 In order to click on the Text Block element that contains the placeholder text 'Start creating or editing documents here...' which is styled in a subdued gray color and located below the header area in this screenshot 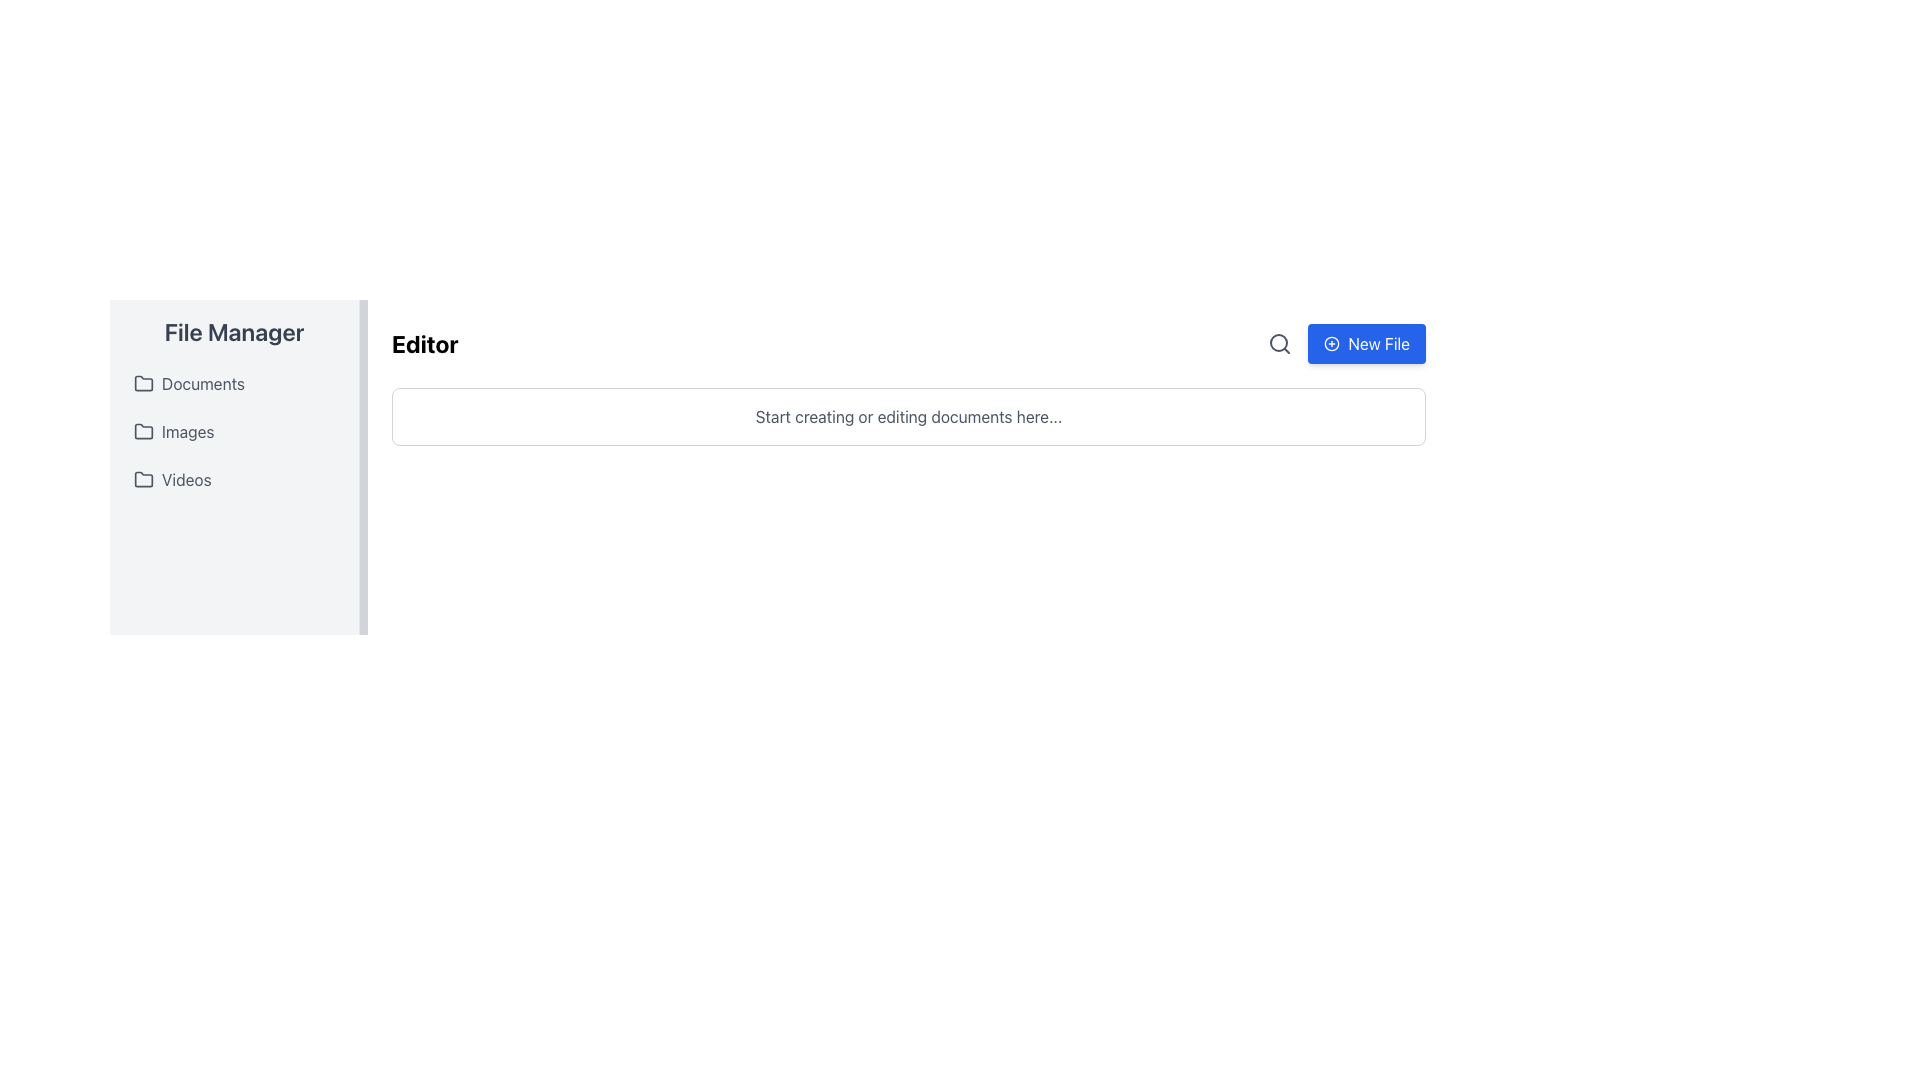, I will do `click(907, 415)`.